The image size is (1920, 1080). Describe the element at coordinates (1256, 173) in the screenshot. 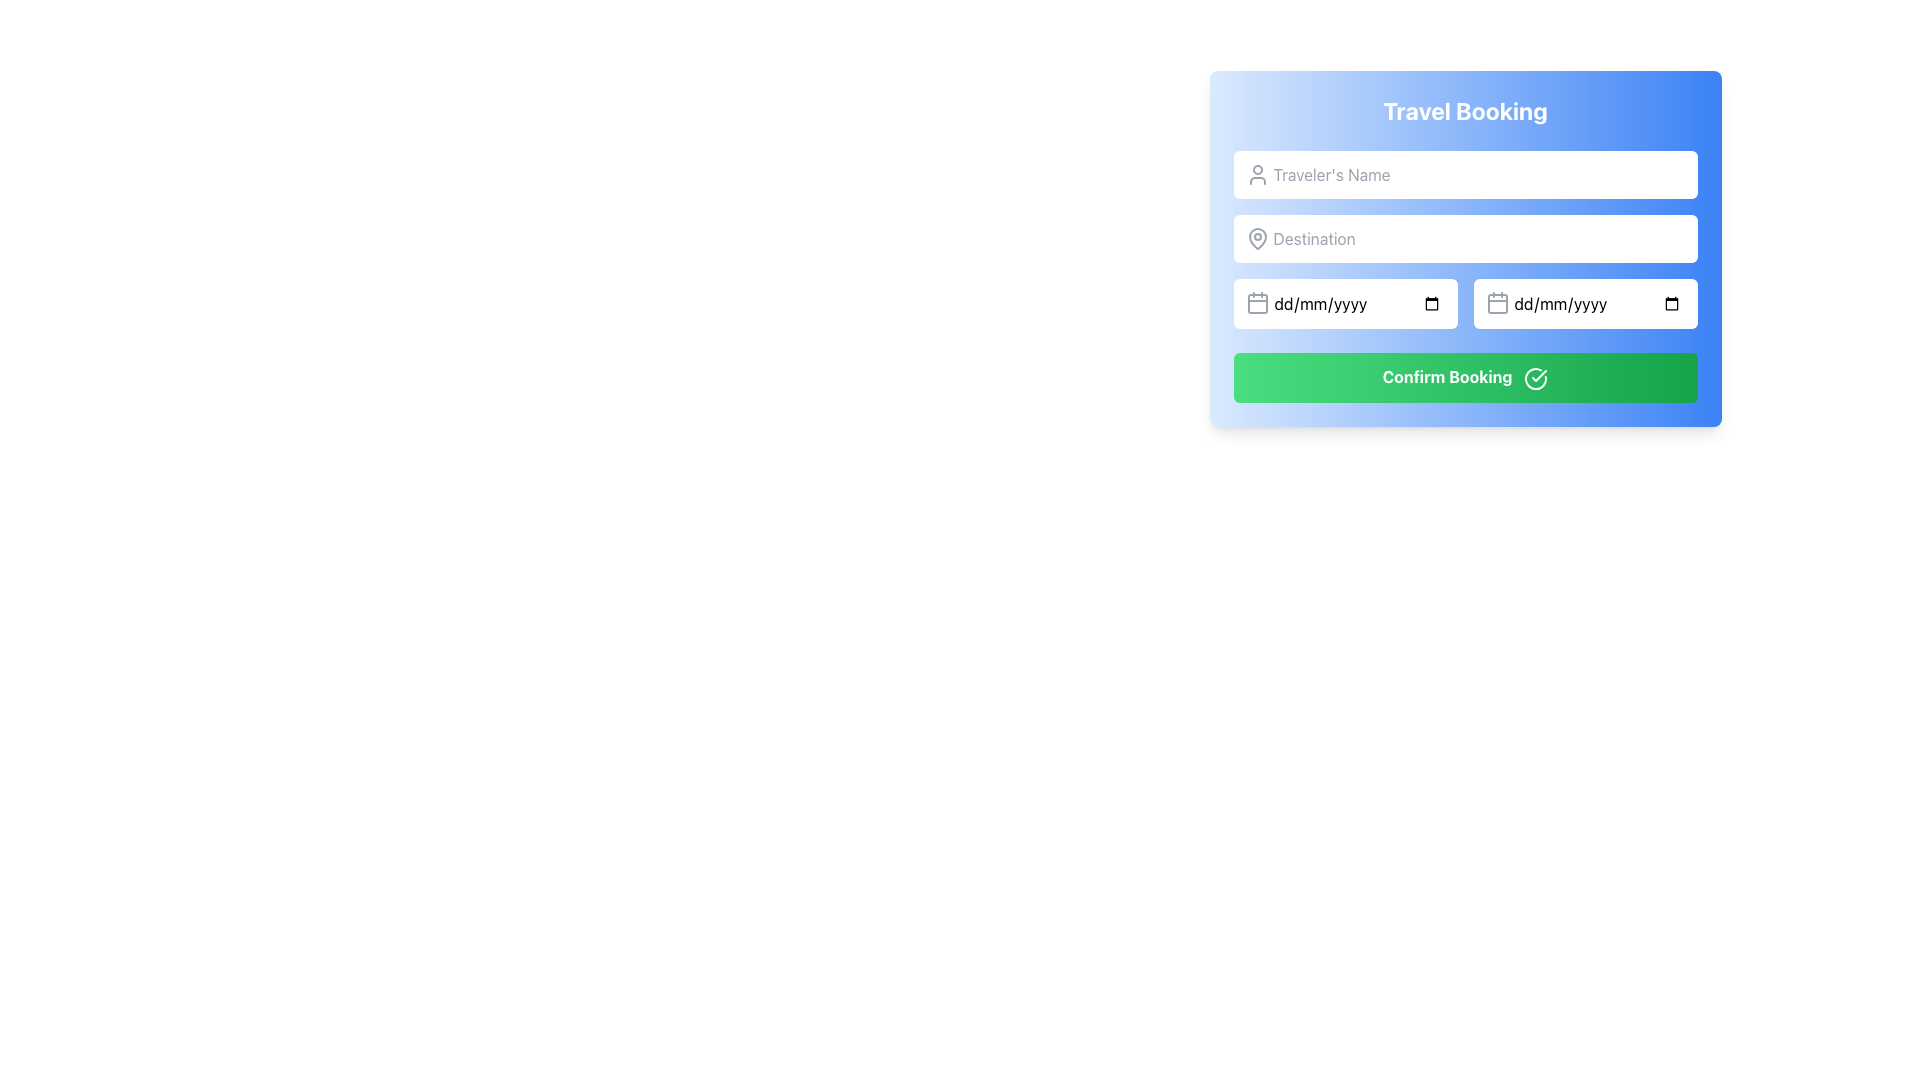

I see `the user profile icon, which is a minimalistic gray stroke silhouette located to the left of the 'Traveler's Name' input field` at that location.